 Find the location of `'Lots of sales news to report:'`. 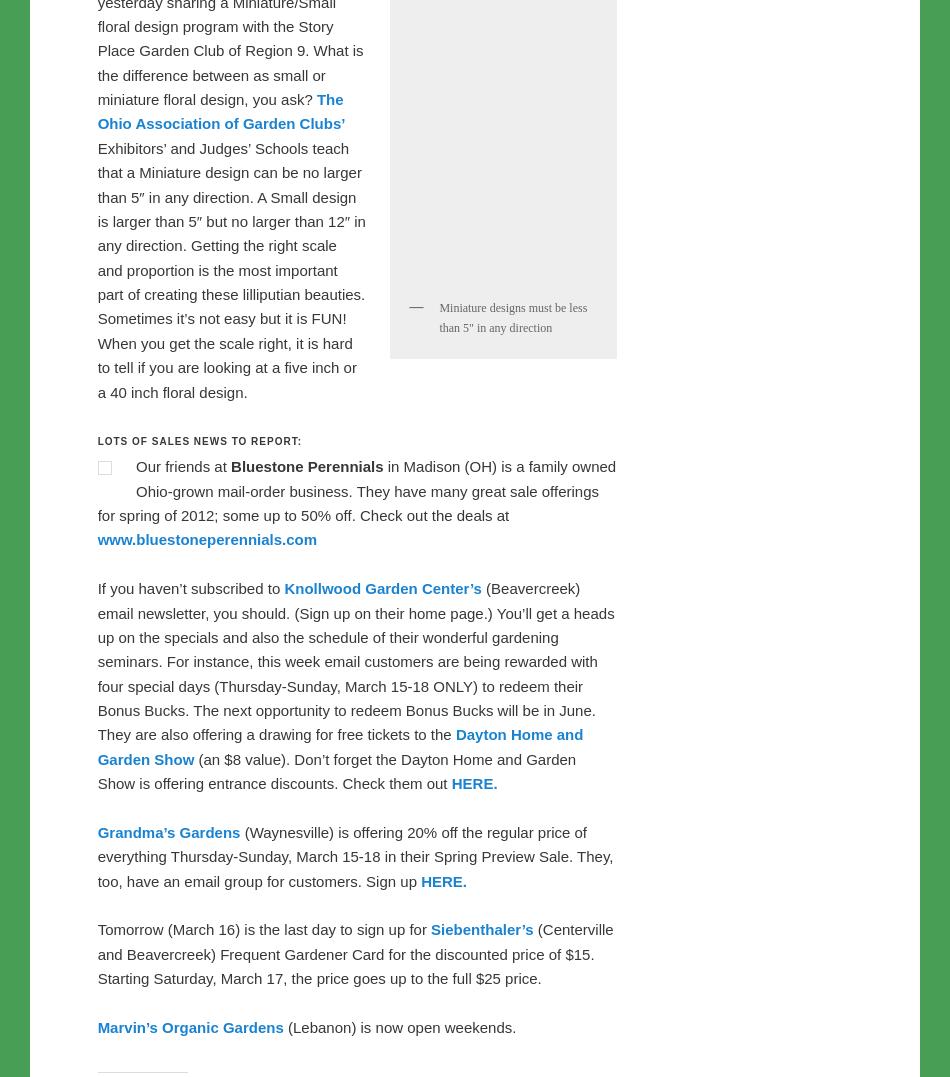

'Lots of sales news to report:' is located at coordinates (96, 440).